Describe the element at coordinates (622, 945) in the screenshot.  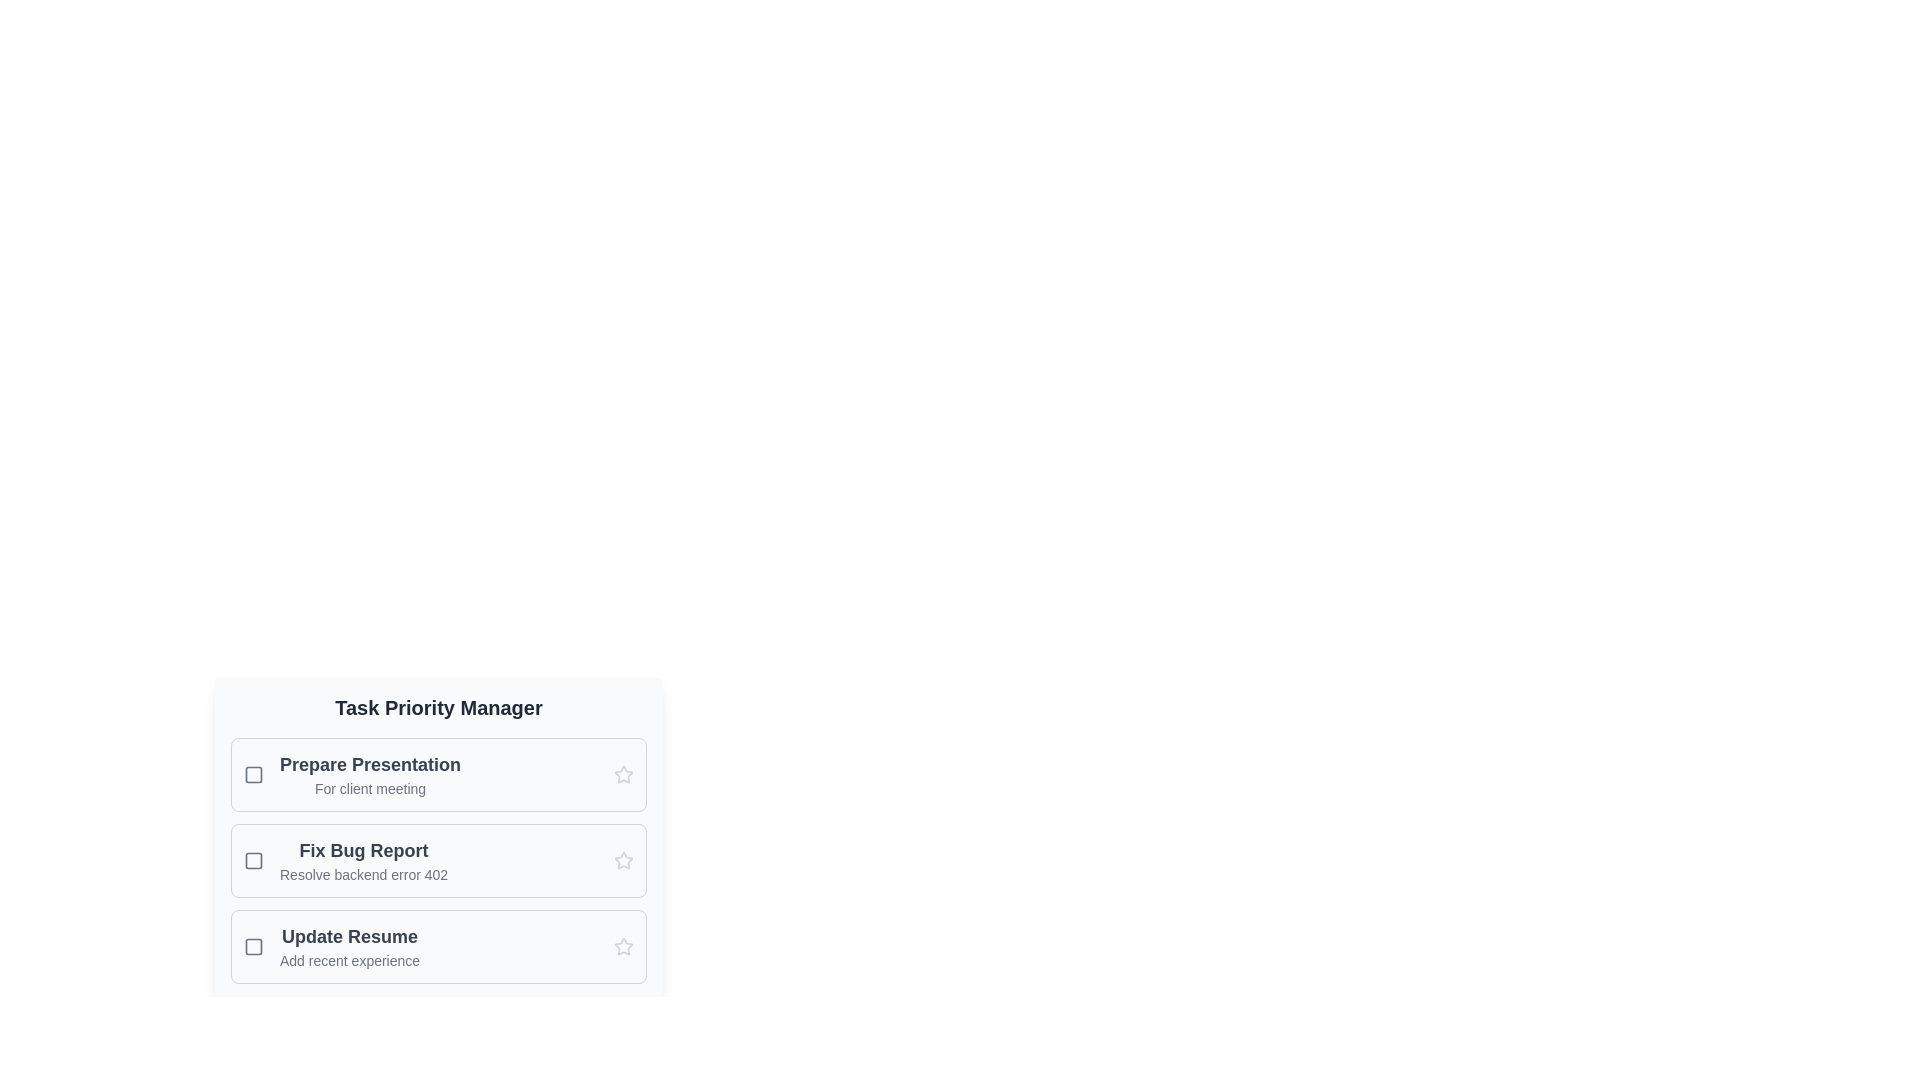
I see `the inactive gray star icon located to the right of the 'Update Resume' task` at that location.